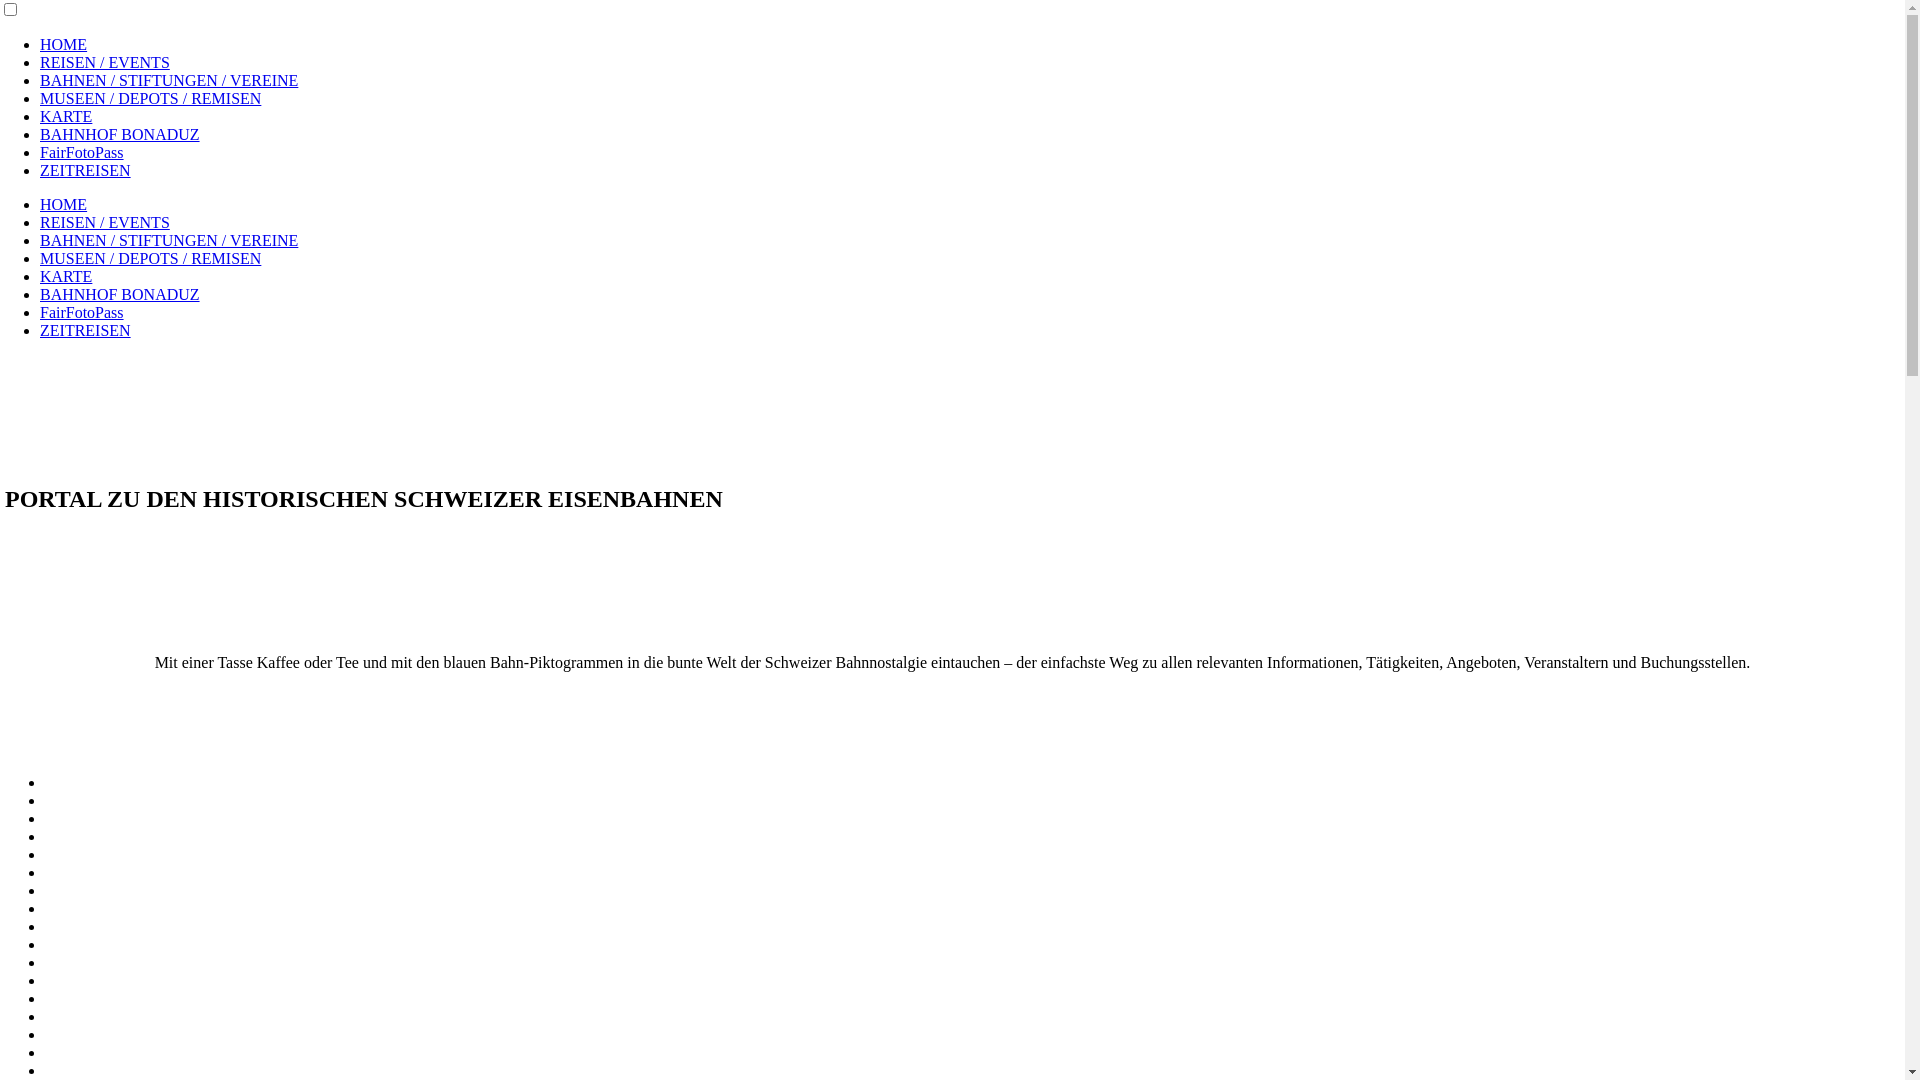 The width and height of the screenshot is (1920, 1080). I want to click on 'MUSEEN / DEPOTS / REMISEN', so click(149, 98).